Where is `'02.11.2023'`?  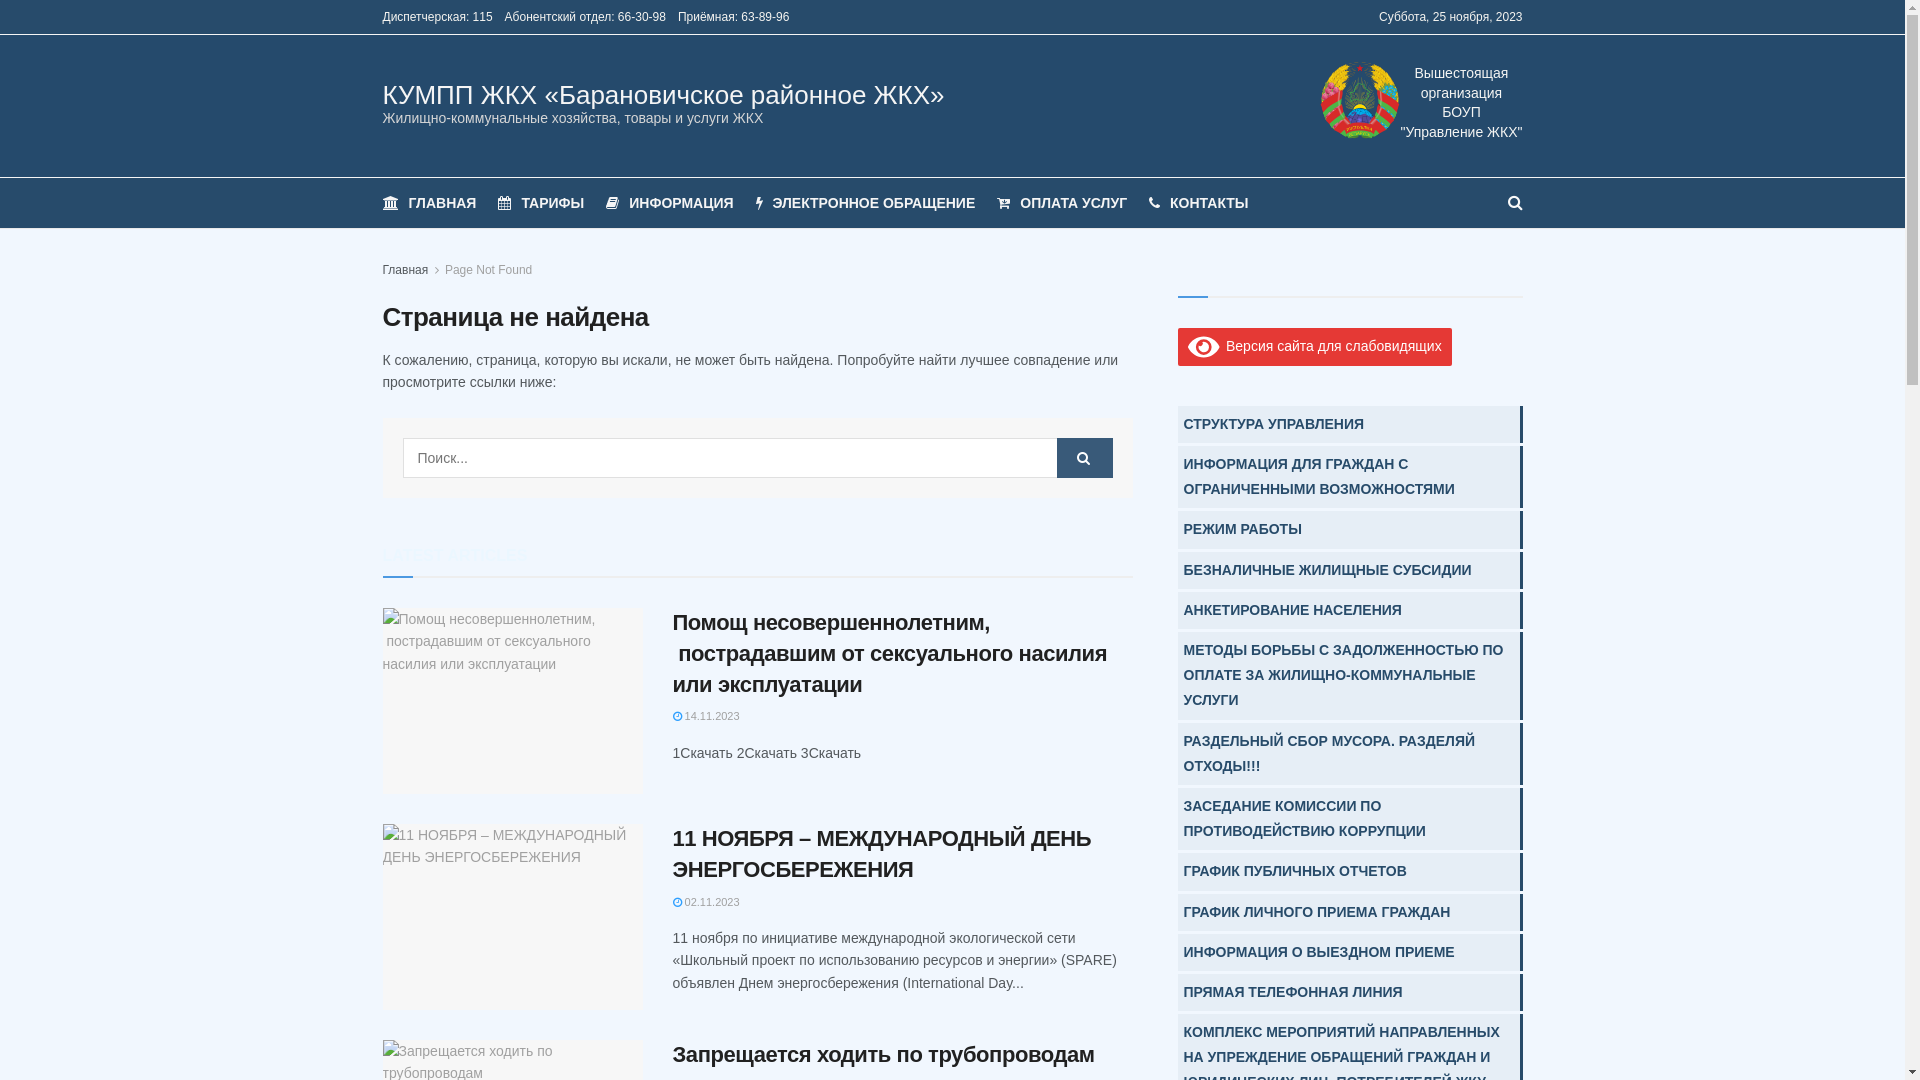 '02.11.2023' is located at coordinates (705, 902).